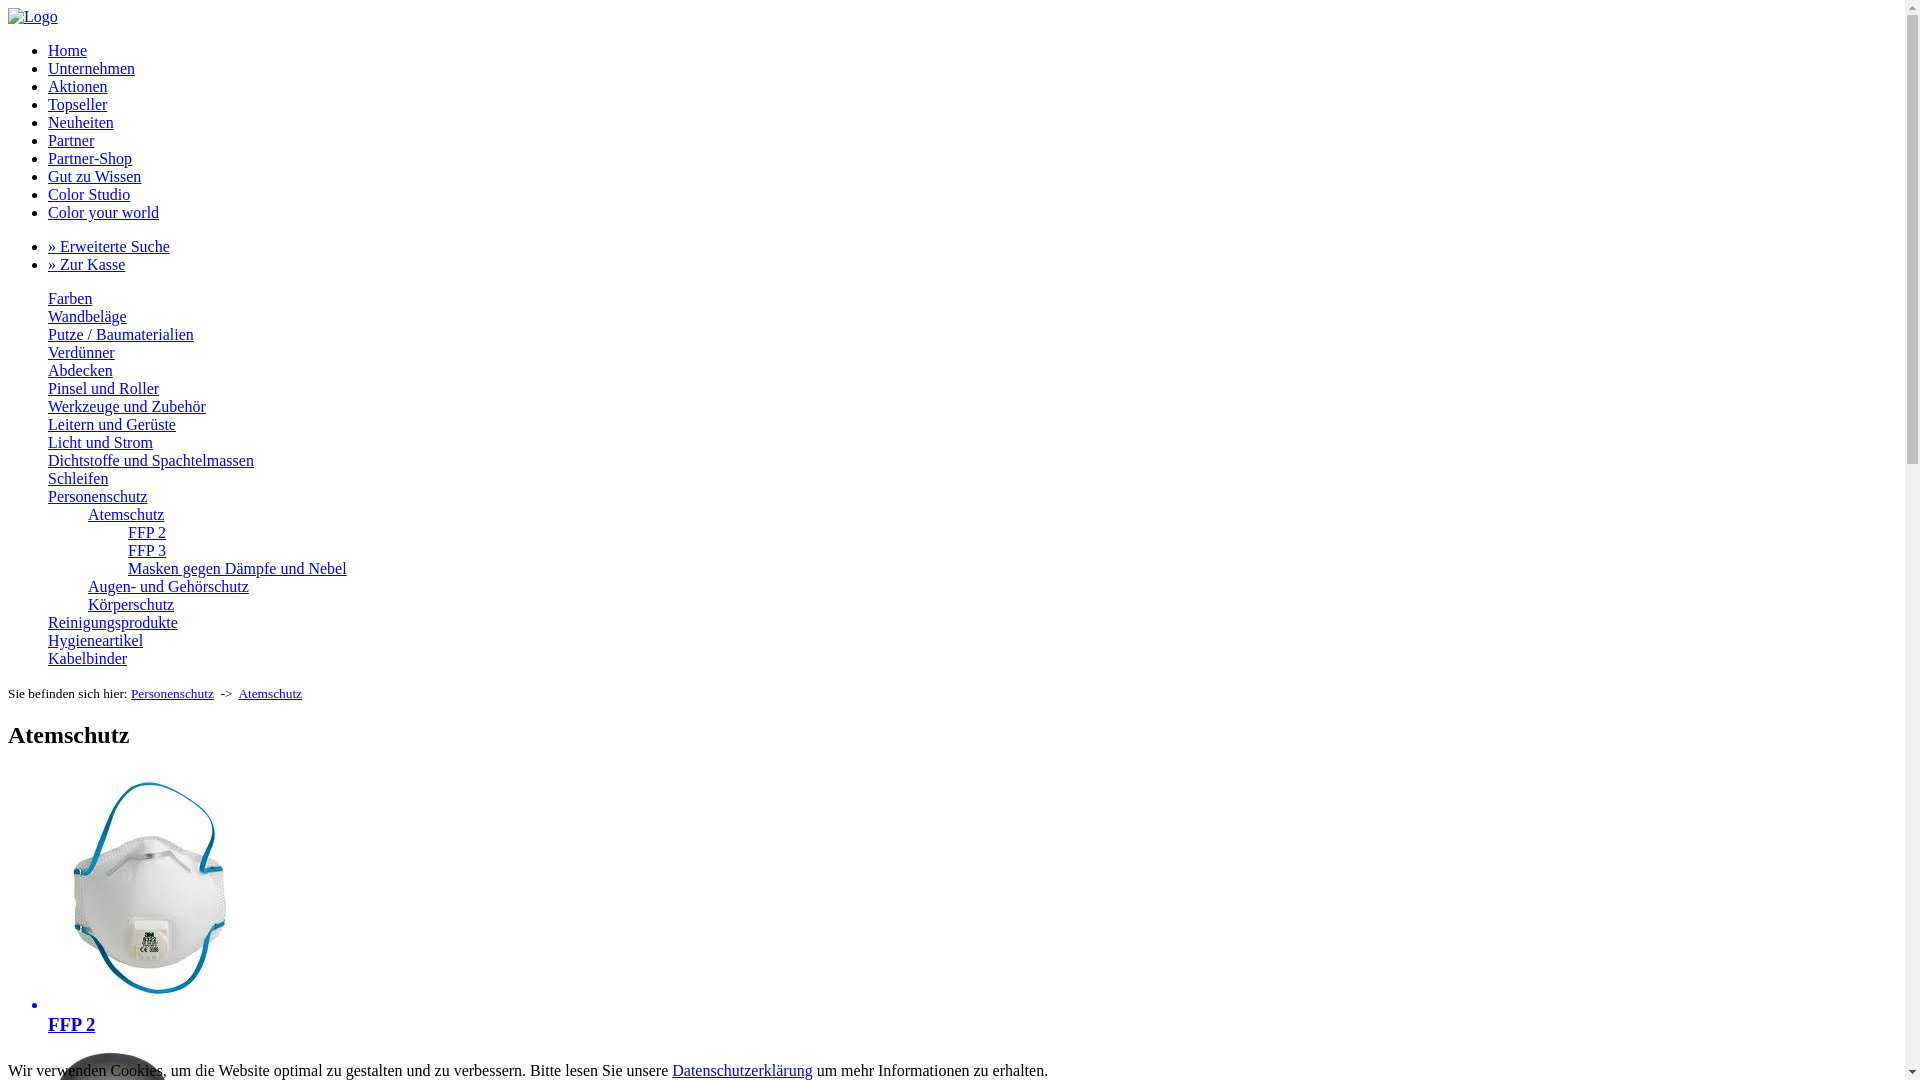  Describe the element at coordinates (80, 122) in the screenshot. I see `'Neuheiten'` at that location.